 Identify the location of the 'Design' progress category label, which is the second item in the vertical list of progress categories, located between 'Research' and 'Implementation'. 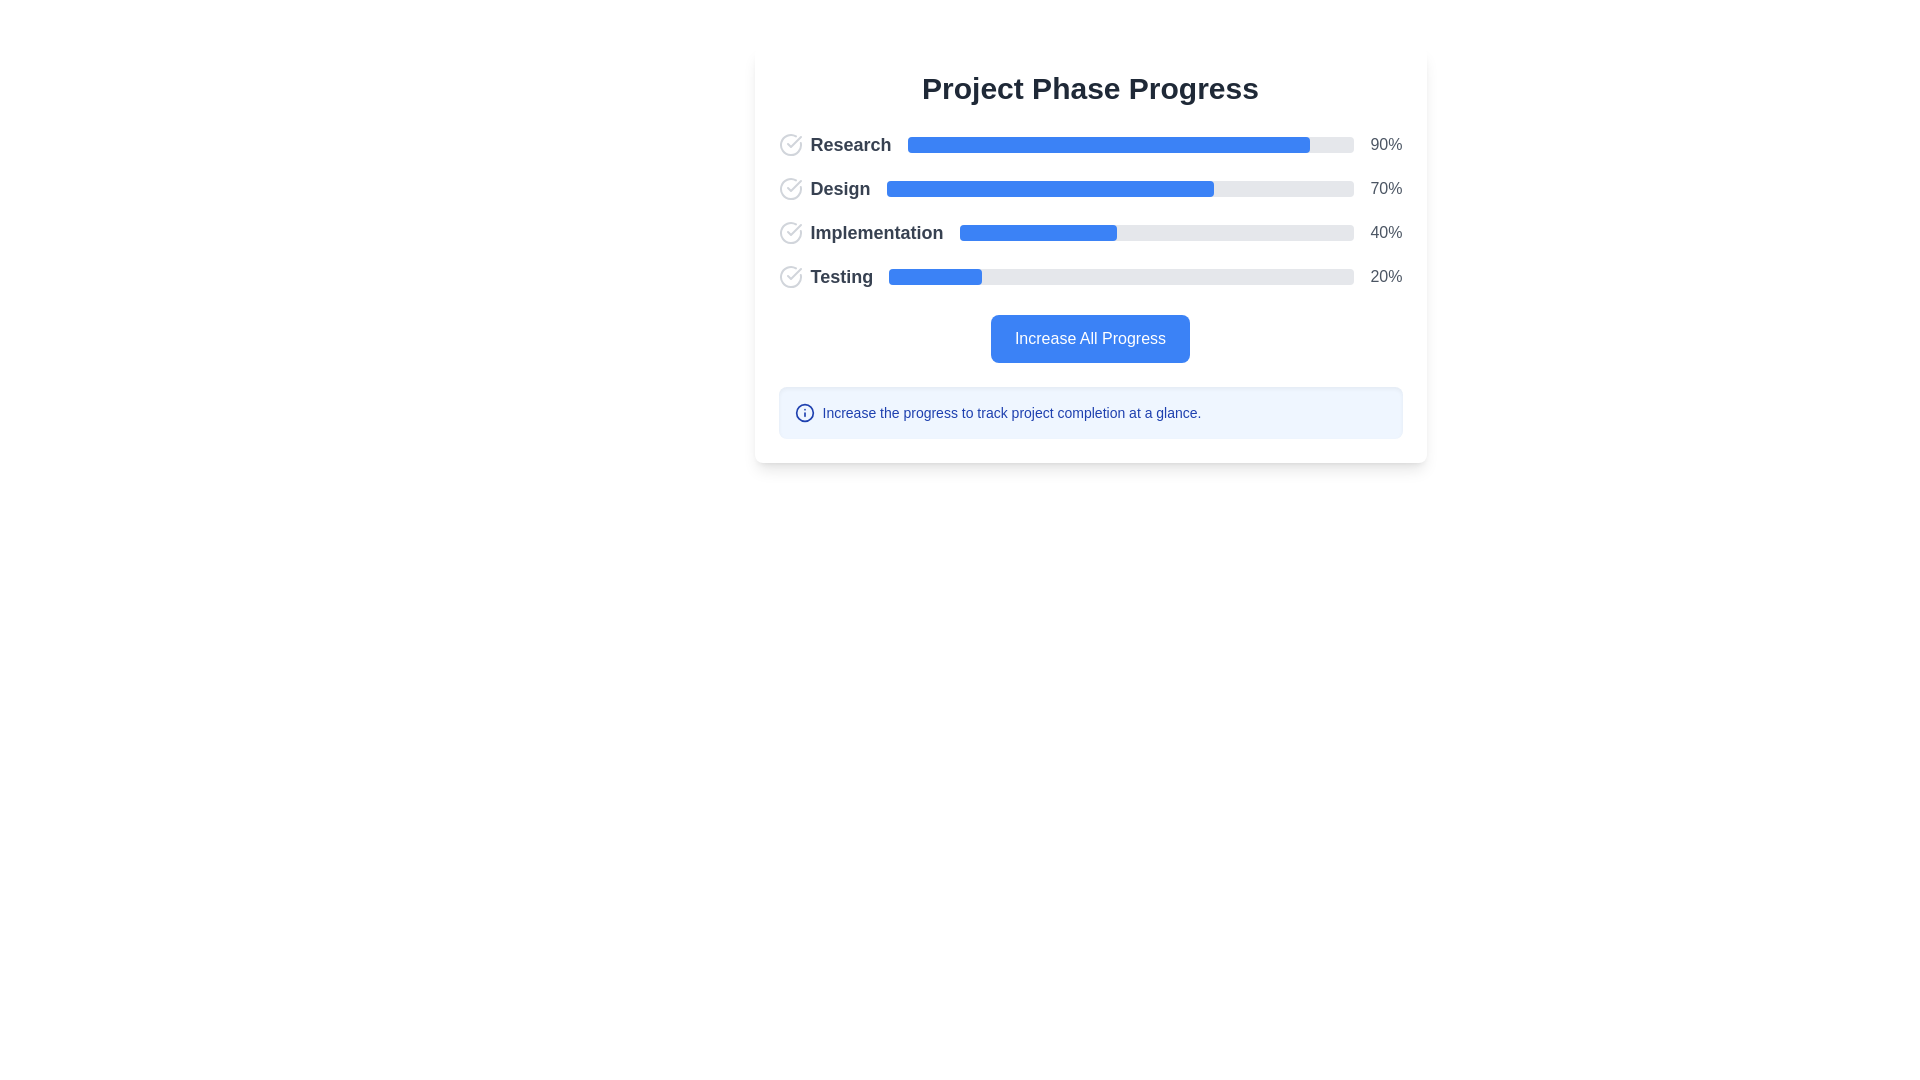
(824, 189).